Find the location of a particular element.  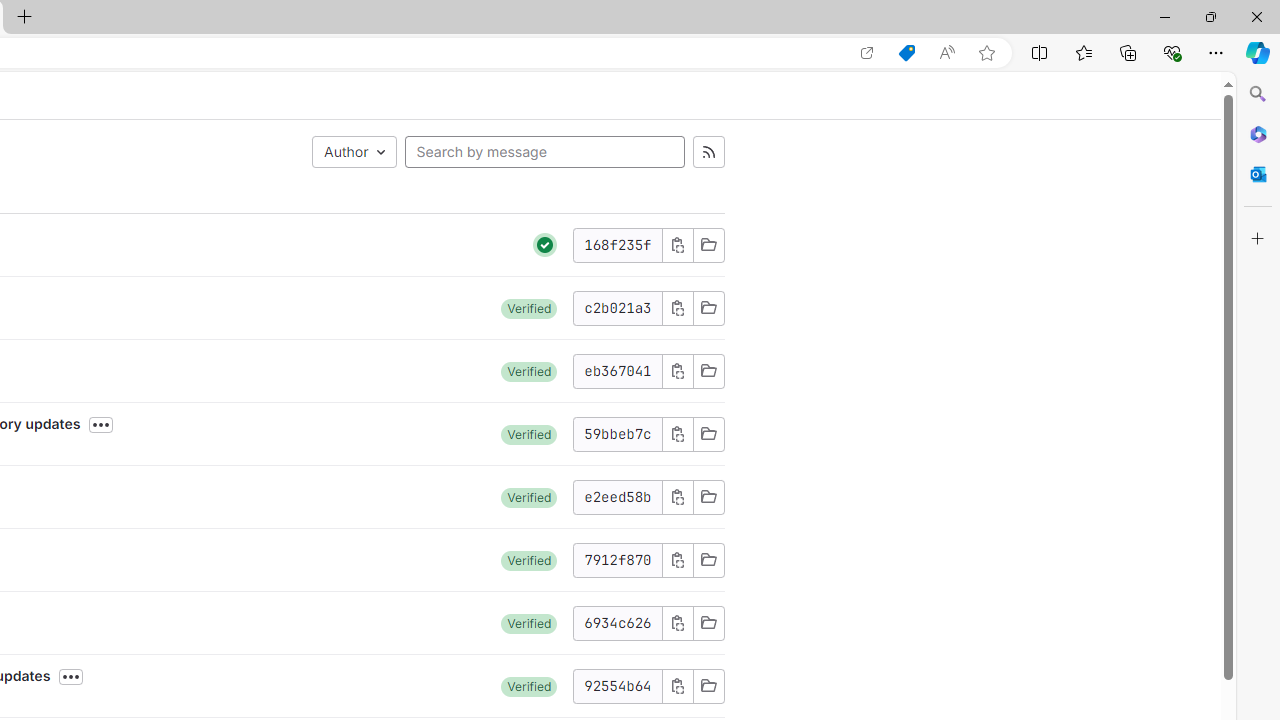

'Search by message' is located at coordinates (544, 150).